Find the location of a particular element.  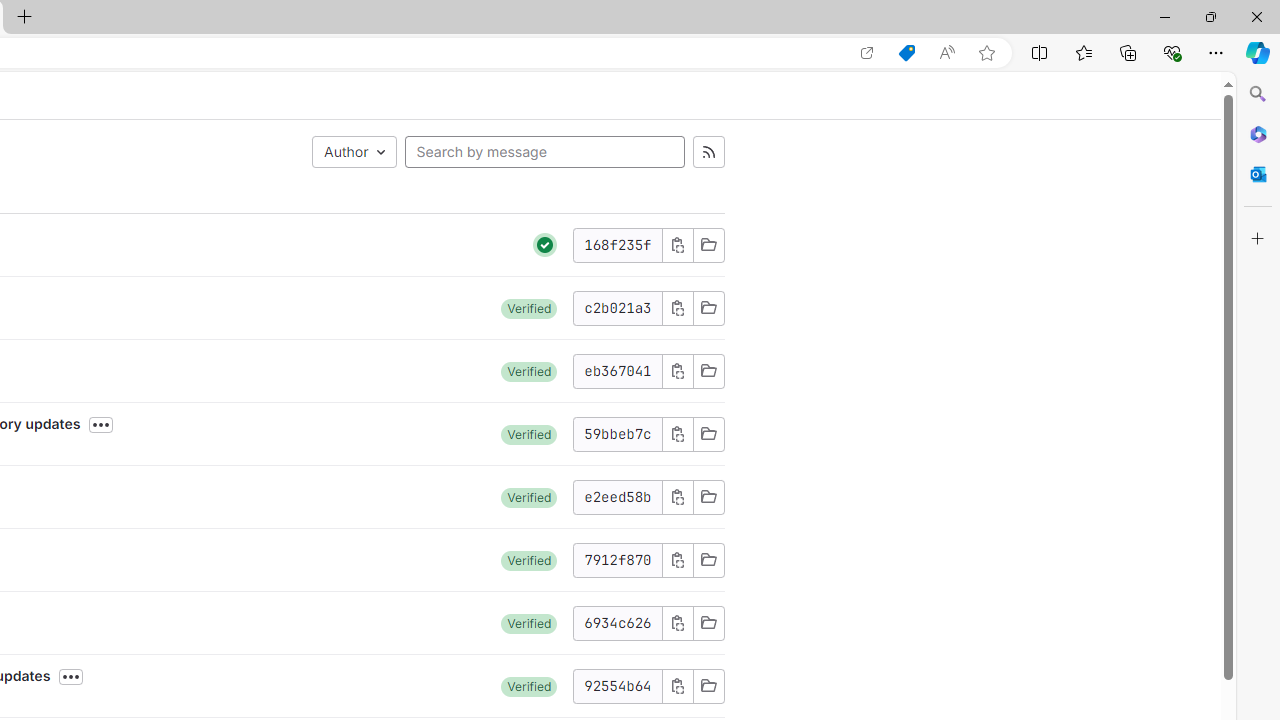

'Search by message' is located at coordinates (544, 150).